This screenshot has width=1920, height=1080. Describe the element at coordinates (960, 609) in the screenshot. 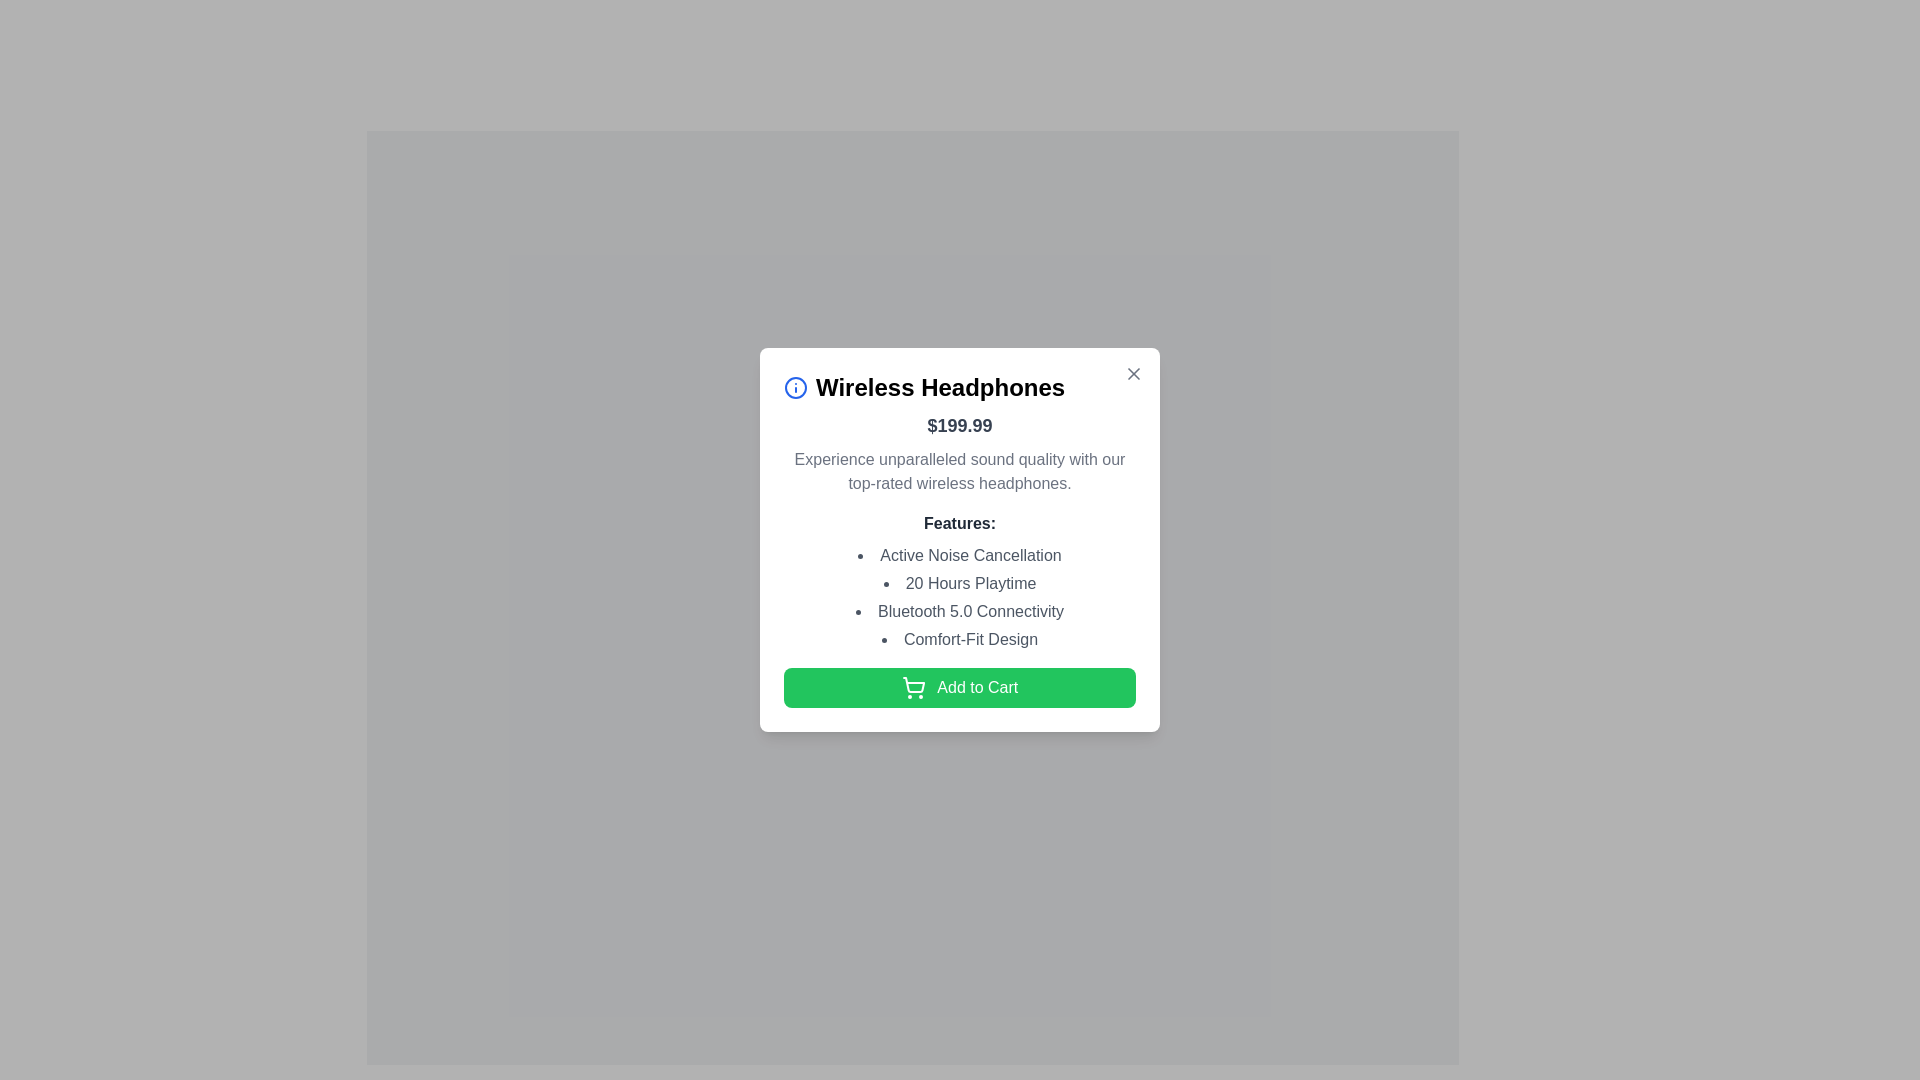

I see `the informational text element that lists 'Bluetooth 5.0 Connectivity', which is the third item under the 'Features' heading, situated between '20 Hours Playtime' and 'Comfort-Fit Design'` at that location.